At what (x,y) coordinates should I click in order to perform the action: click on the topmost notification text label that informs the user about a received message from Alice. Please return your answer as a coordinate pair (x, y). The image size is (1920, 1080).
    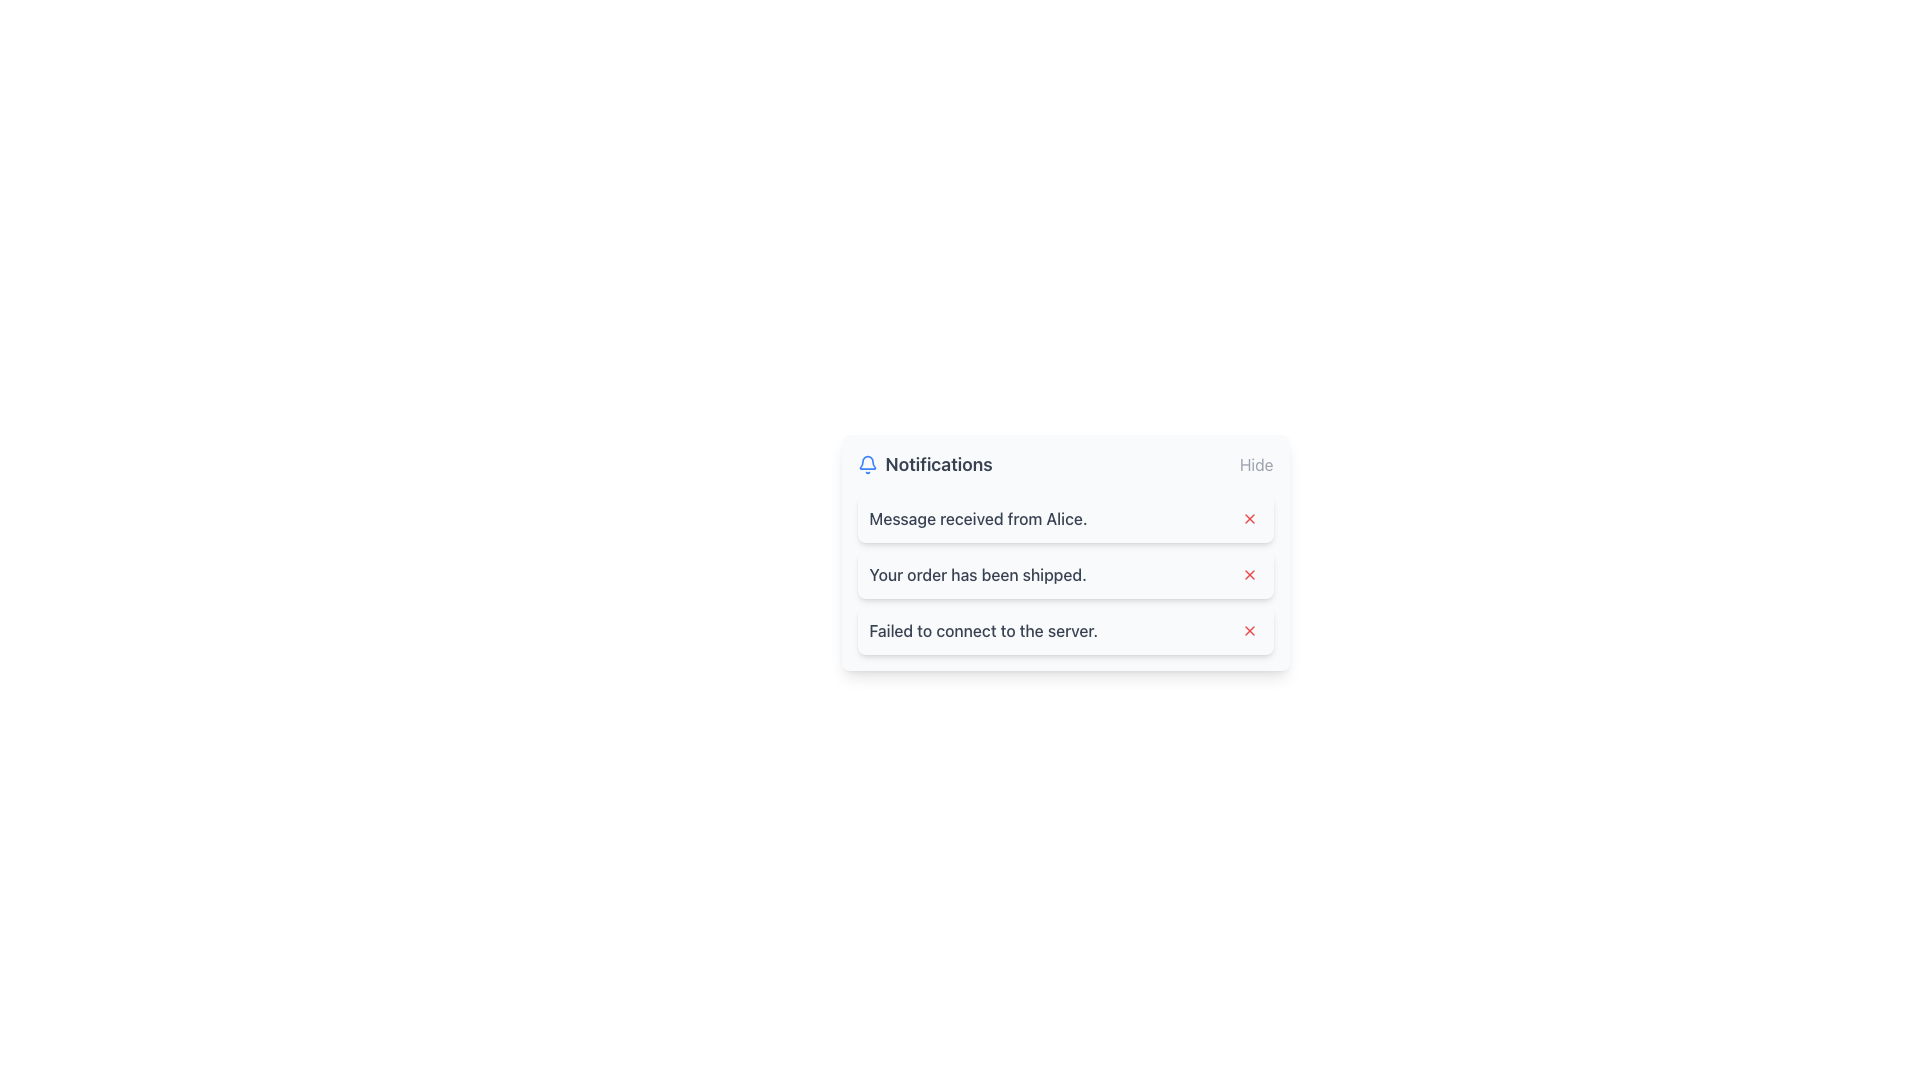
    Looking at the image, I should click on (978, 518).